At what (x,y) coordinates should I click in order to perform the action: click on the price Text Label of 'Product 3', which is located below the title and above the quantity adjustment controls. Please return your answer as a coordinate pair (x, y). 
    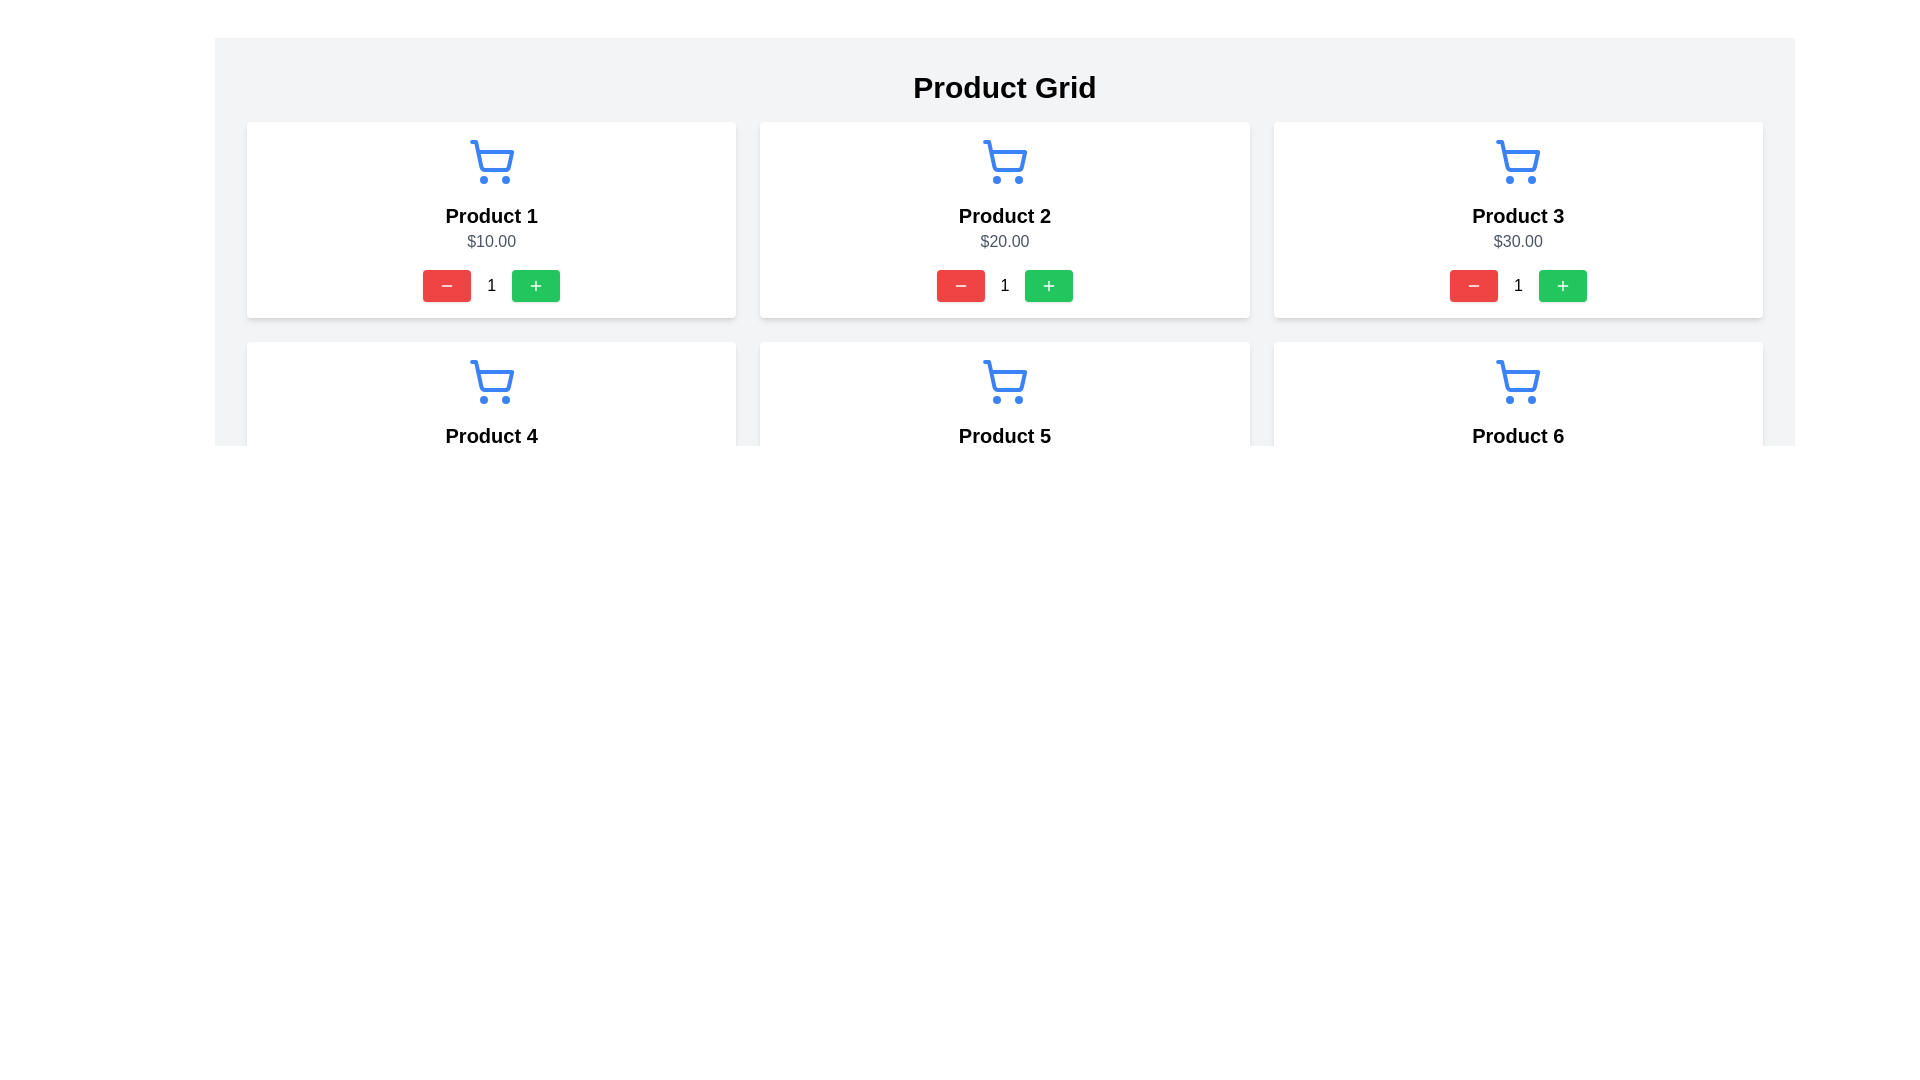
    Looking at the image, I should click on (1518, 241).